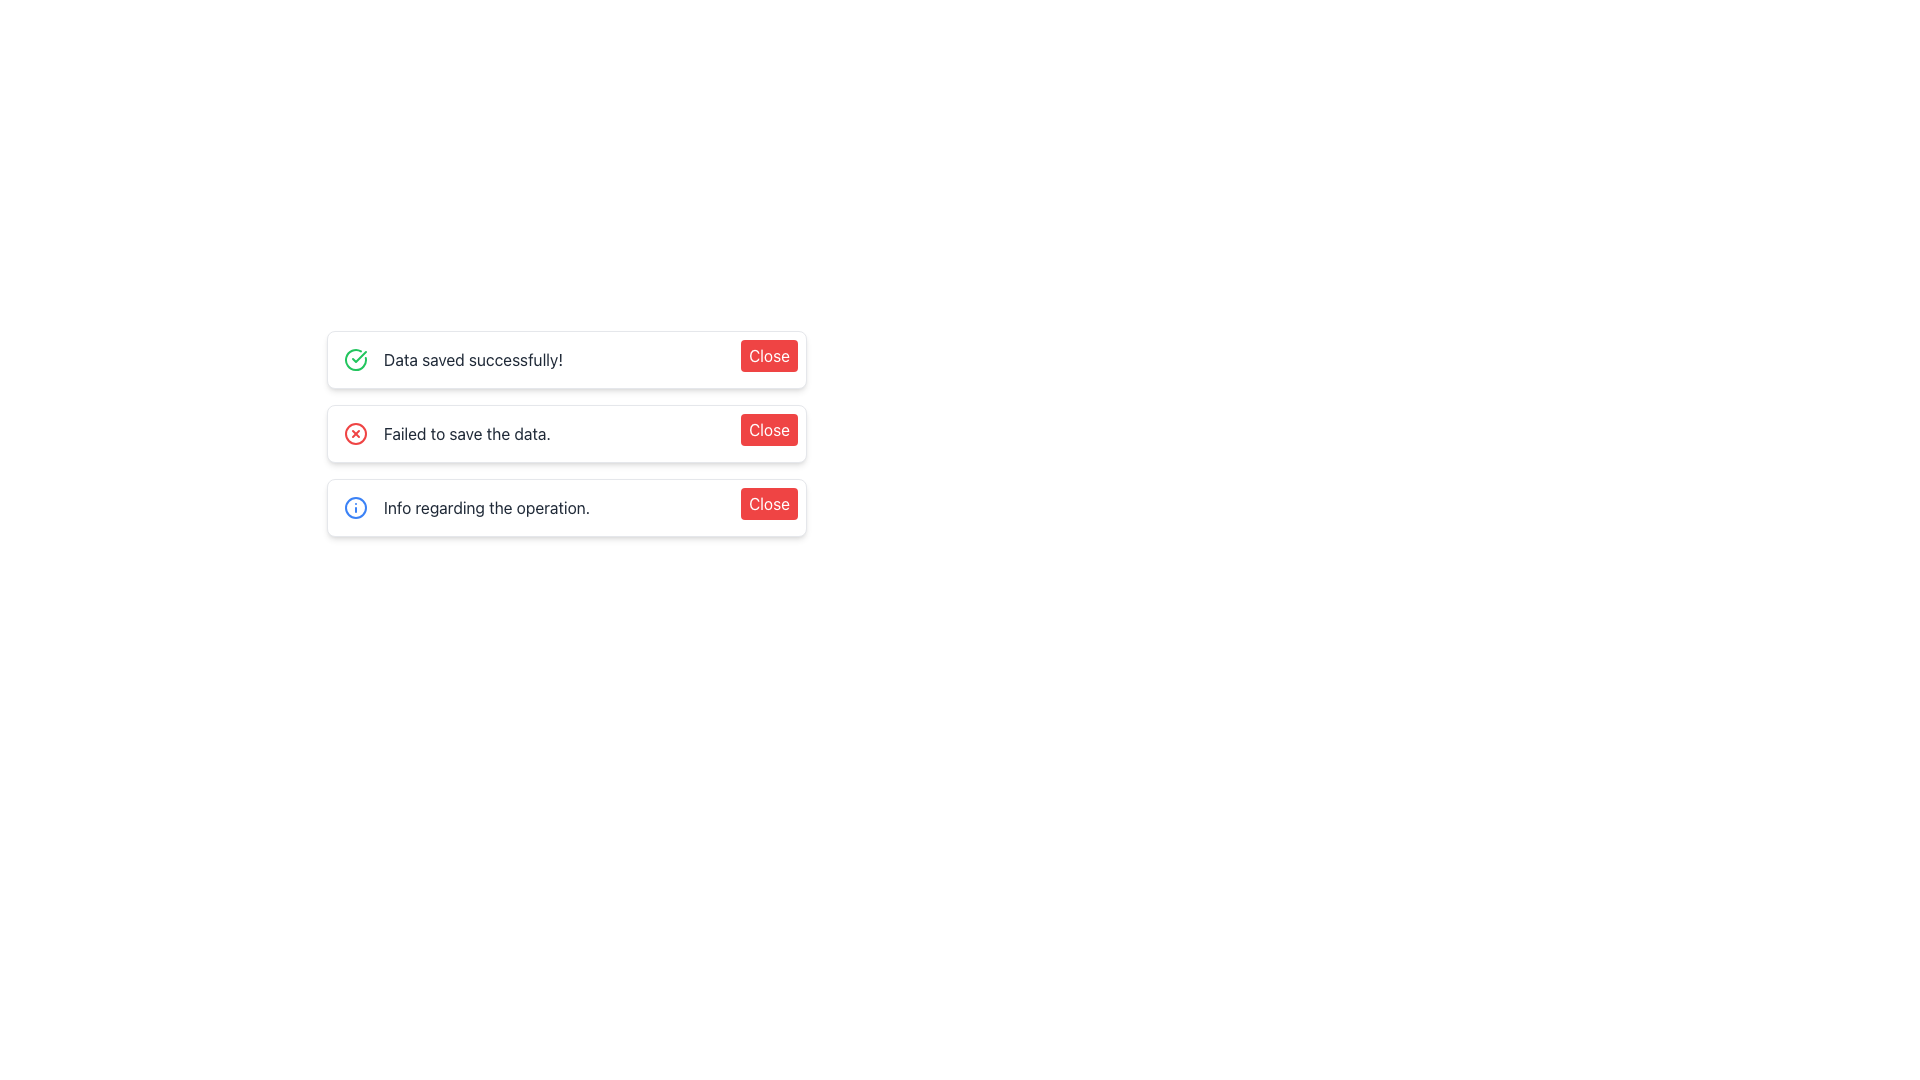 The image size is (1920, 1080). Describe the element at coordinates (355, 507) in the screenshot. I see `the circular icon with a blue outline and a white background, located in the third notification card to the left of the message text 'Info regarding the operation.'` at that location.